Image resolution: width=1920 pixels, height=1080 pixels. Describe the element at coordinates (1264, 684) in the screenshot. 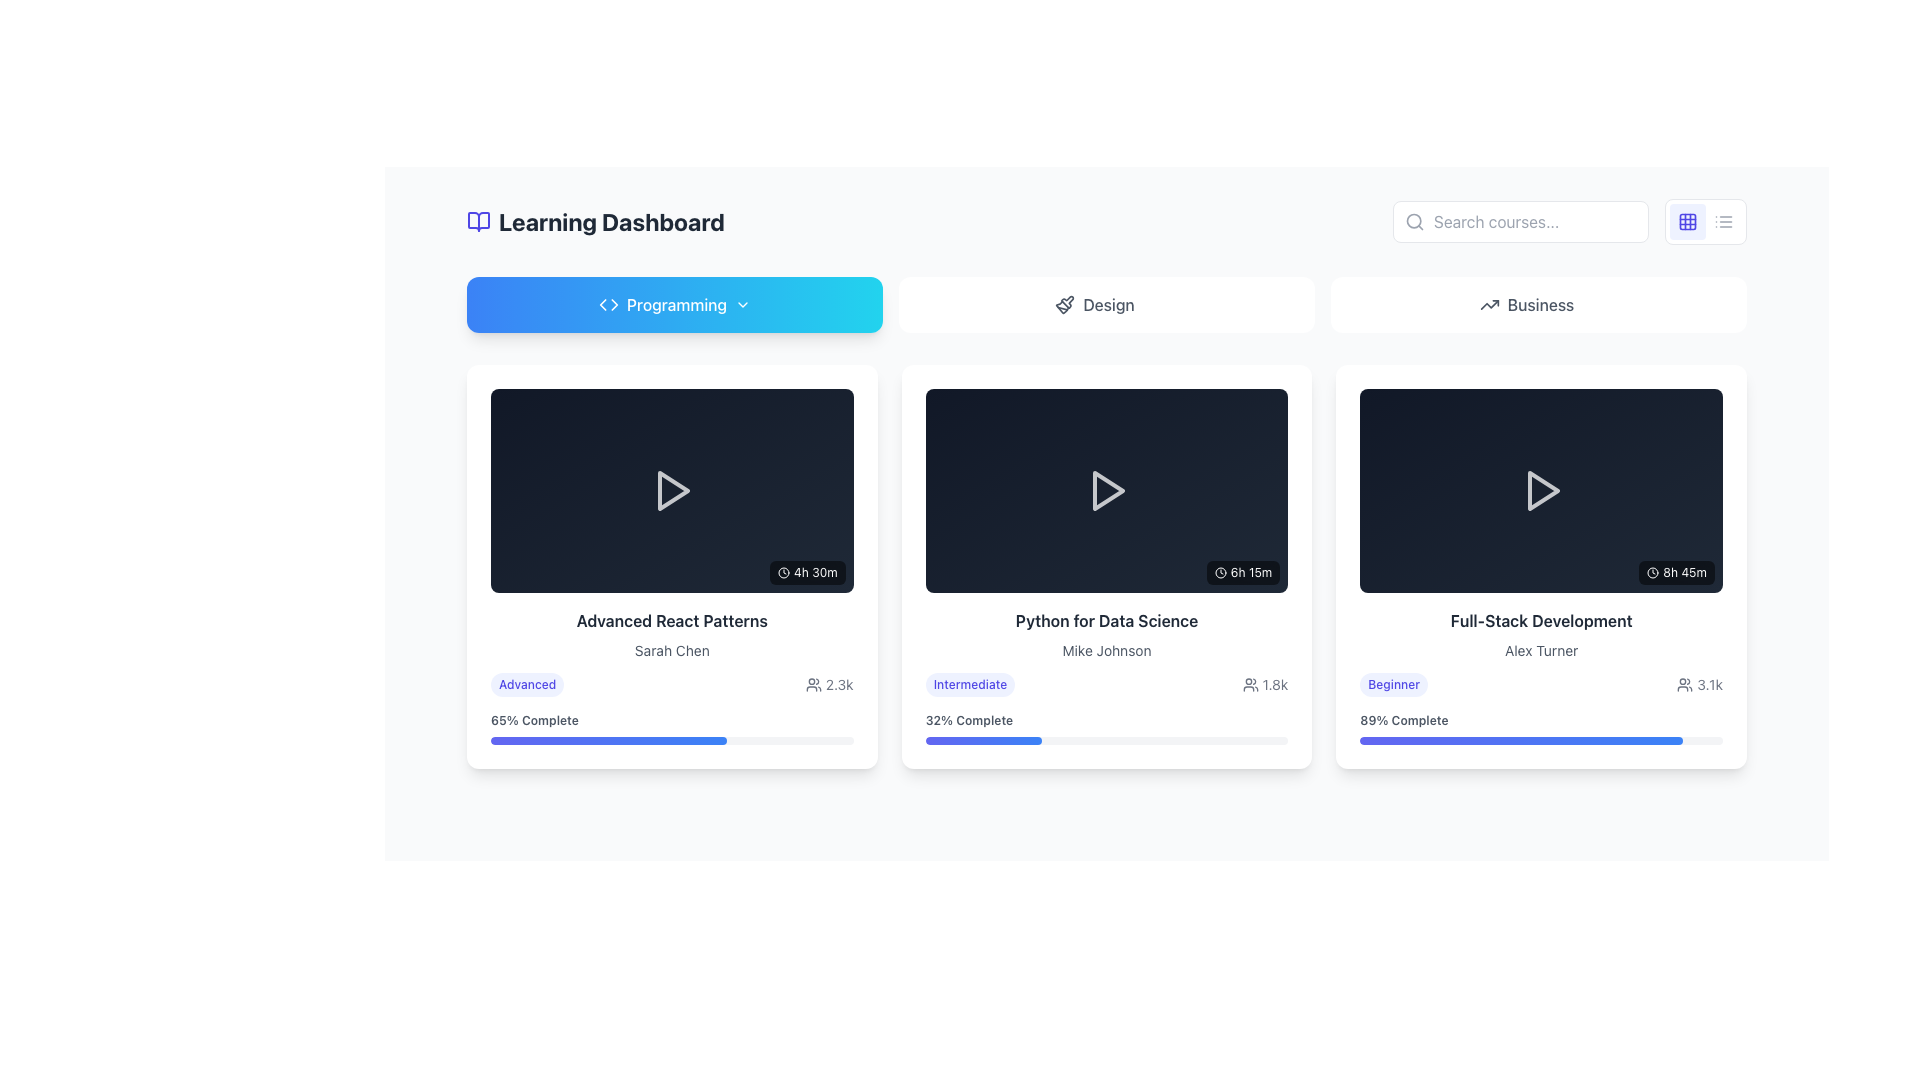

I see `the textual display of '1.8k' styled in gray color, located in the bottom-right corner of the 'Python for Data Science' card, next to the 'Intermediate' label` at that location.